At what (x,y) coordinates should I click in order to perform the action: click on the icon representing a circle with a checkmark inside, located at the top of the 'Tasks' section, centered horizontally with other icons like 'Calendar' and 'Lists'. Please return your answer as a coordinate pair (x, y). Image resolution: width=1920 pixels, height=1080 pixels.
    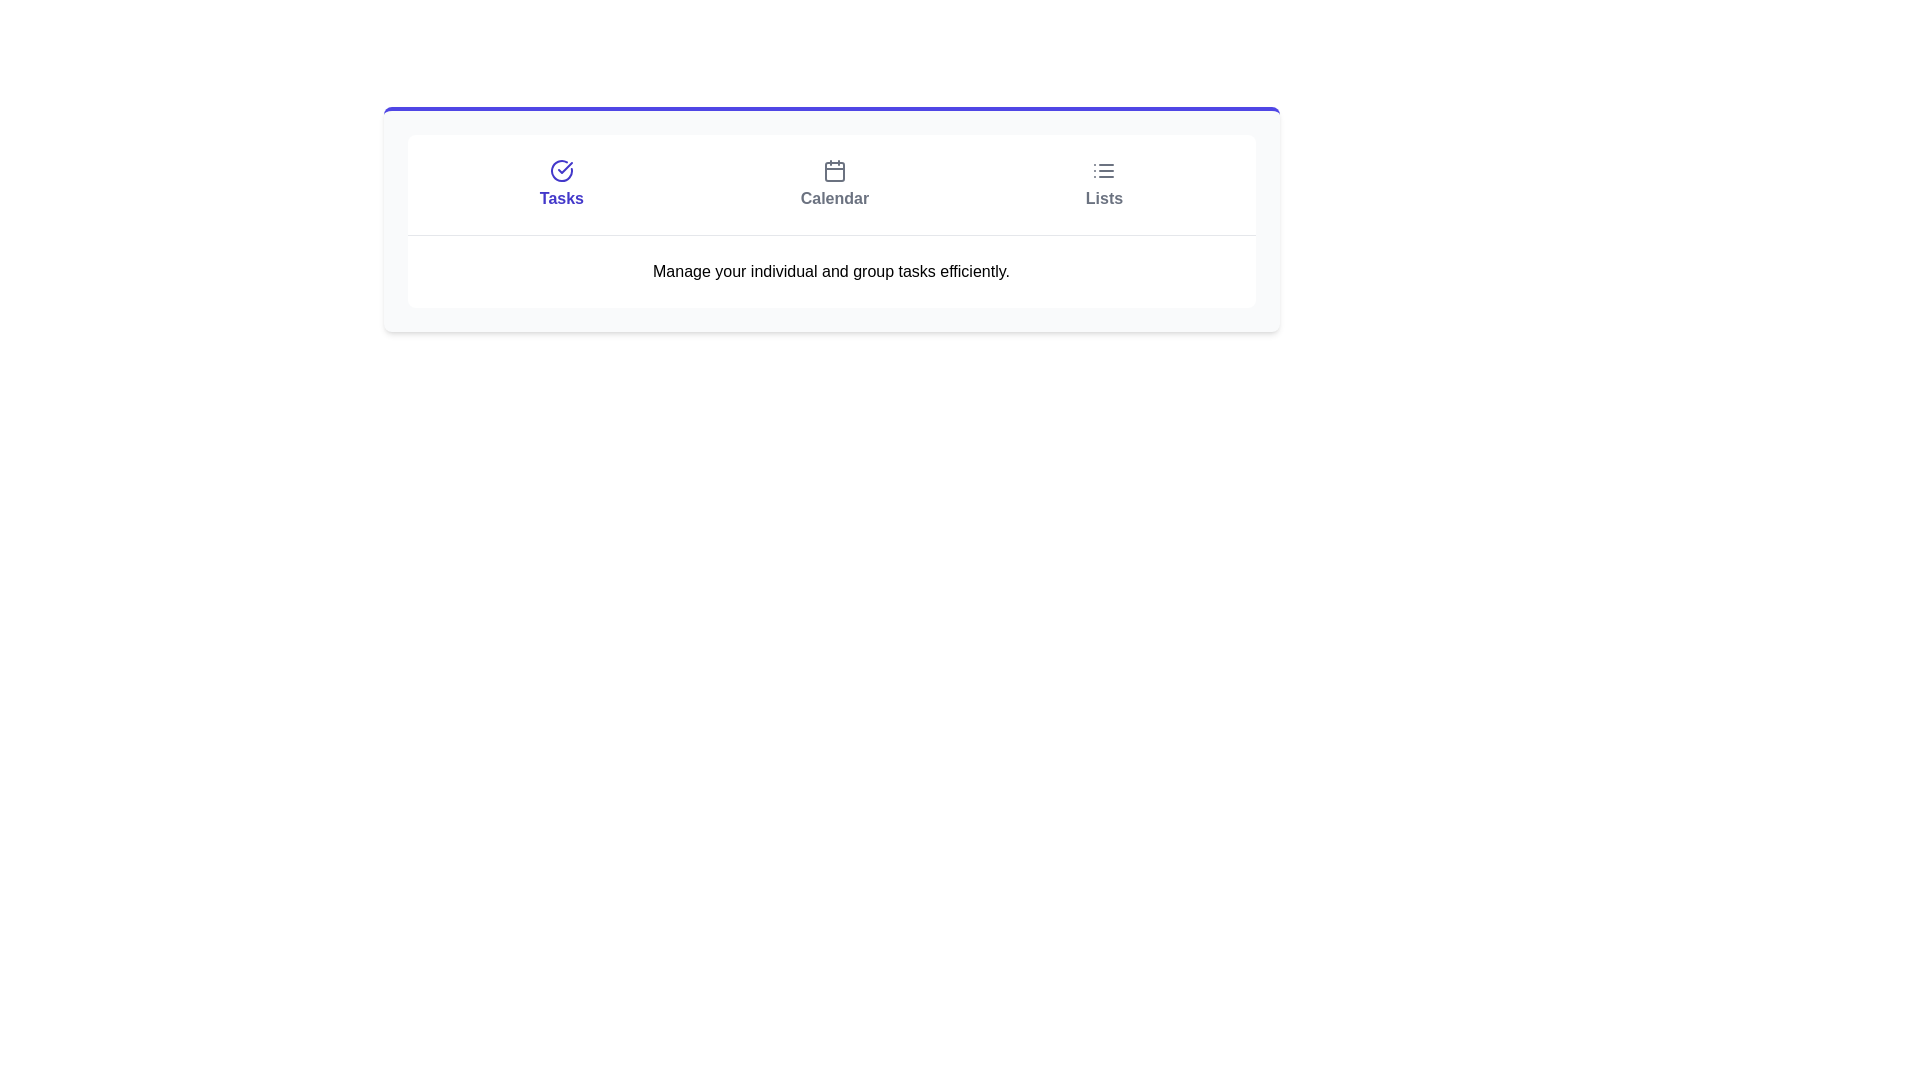
    Looking at the image, I should click on (560, 169).